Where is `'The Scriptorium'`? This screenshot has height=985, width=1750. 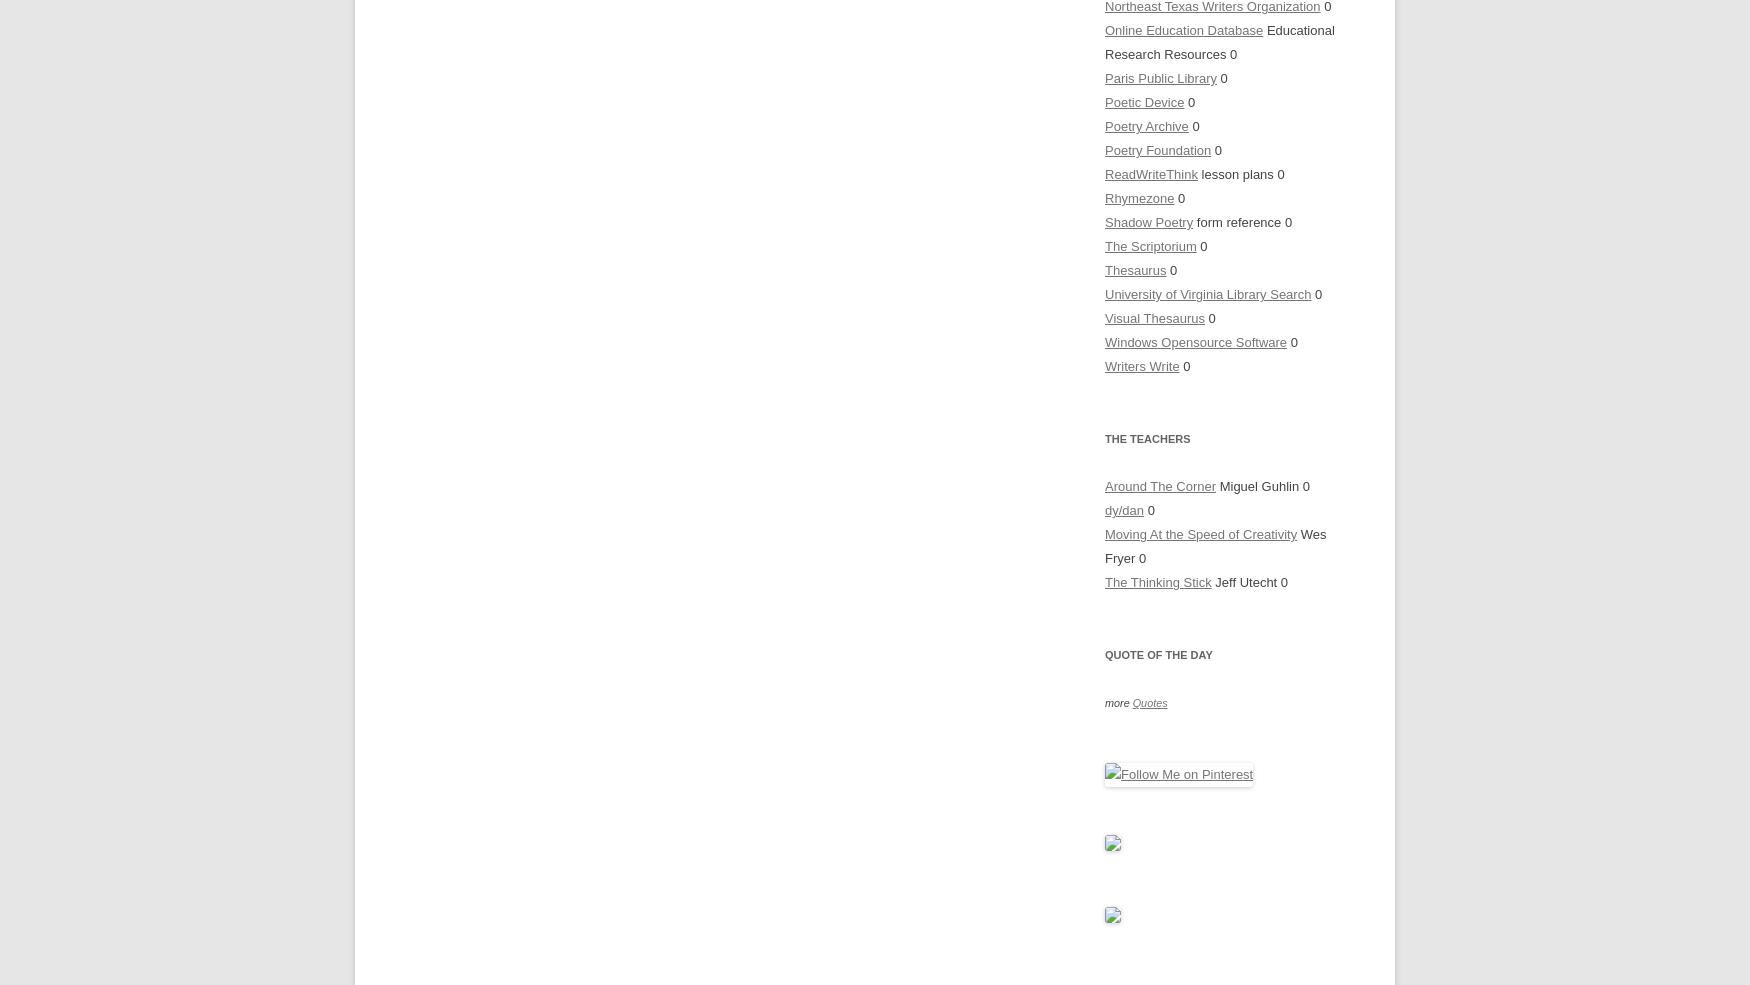
'The Scriptorium' is located at coordinates (1149, 245).